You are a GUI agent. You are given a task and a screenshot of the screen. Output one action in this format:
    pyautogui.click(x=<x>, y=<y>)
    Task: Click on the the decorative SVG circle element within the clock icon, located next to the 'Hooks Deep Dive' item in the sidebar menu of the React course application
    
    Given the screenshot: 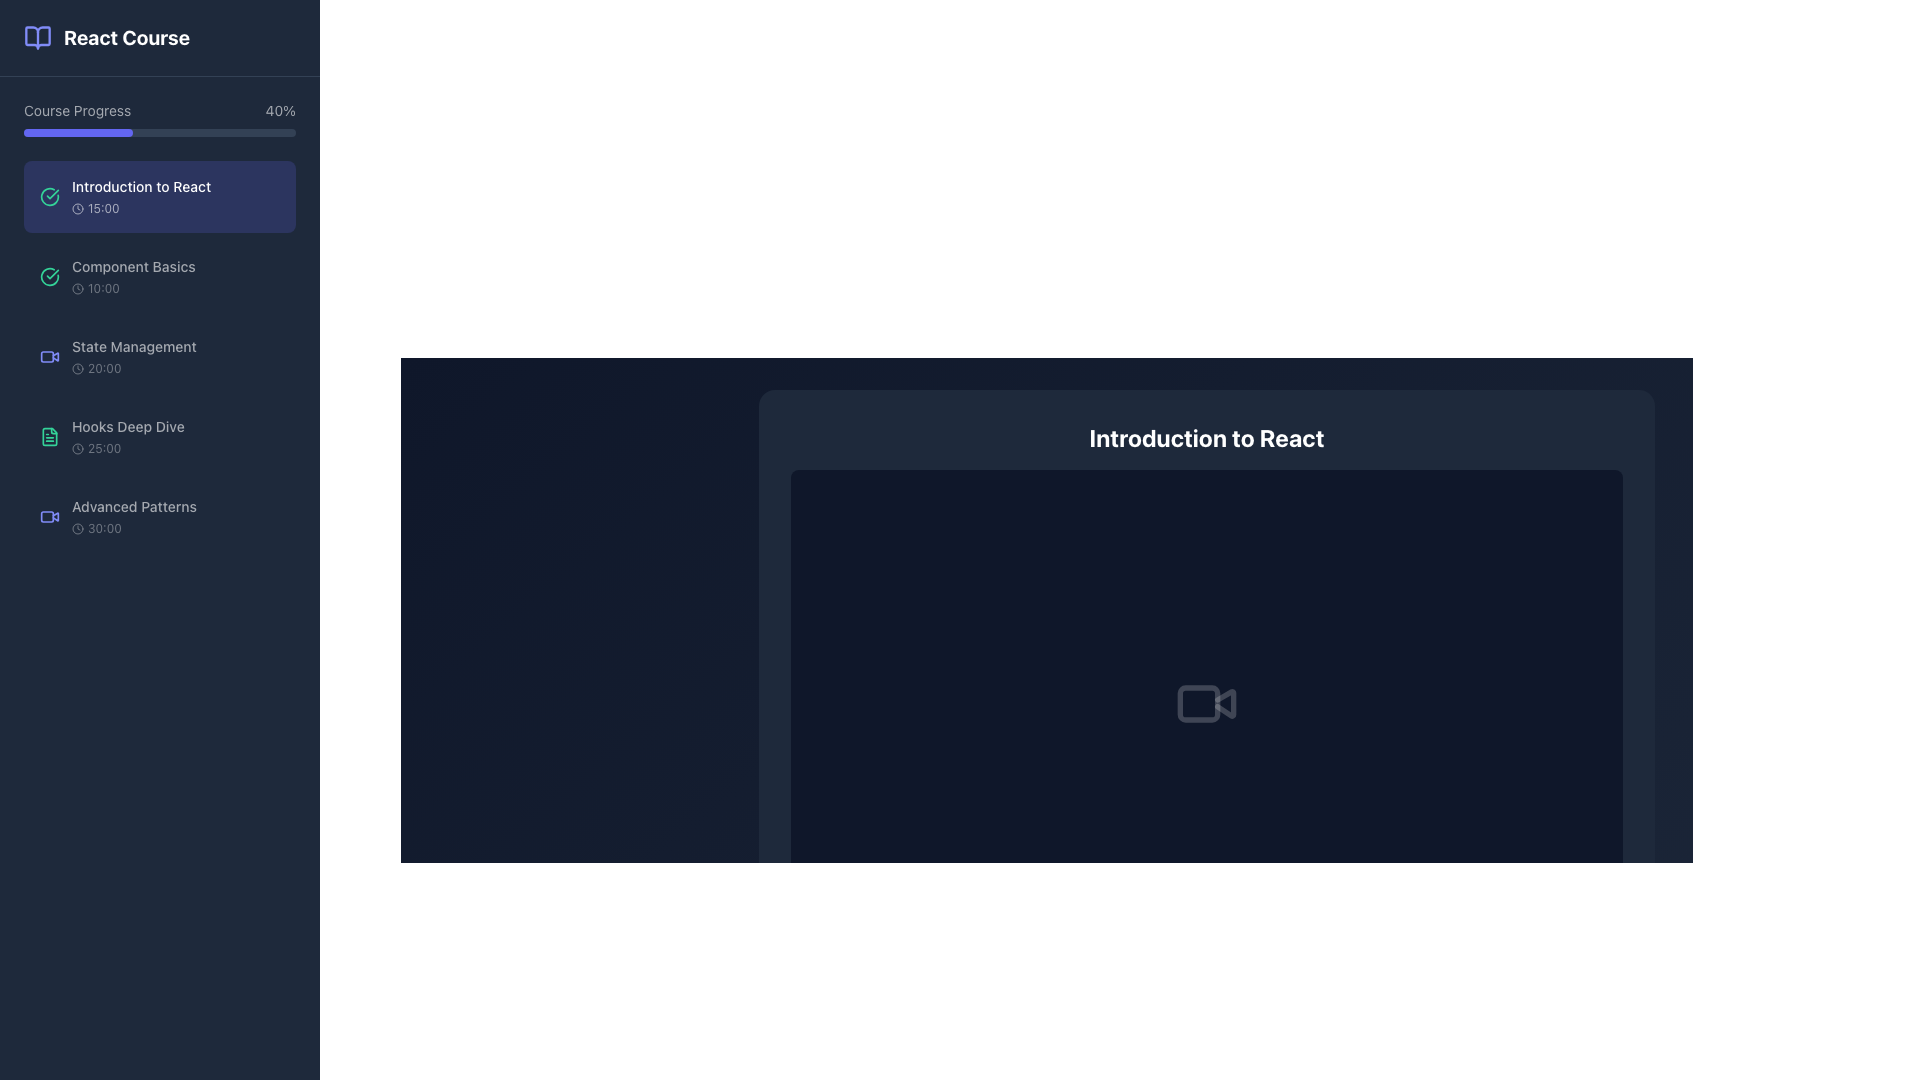 What is the action you would take?
    pyautogui.click(x=77, y=447)
    